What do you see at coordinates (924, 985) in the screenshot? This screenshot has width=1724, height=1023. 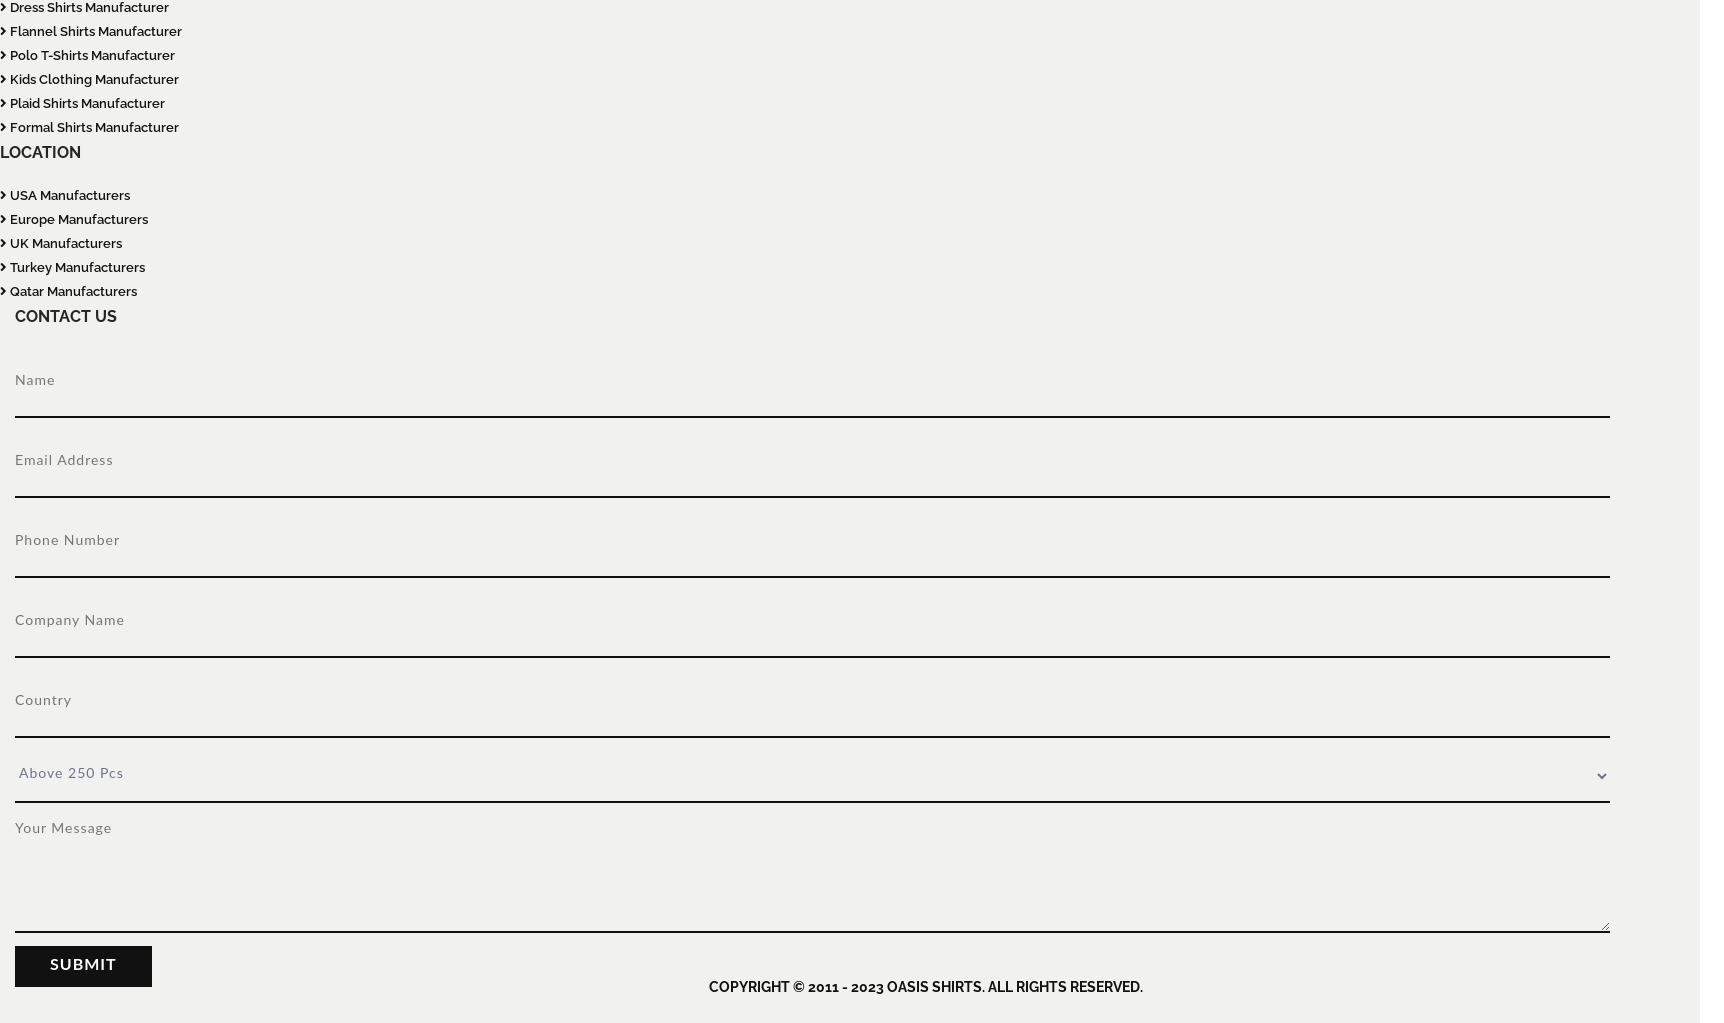 I see `'COPYRIGHT © 2011 - 2023 OASIS SHIRTS. ALL RIGHTS RESERVED.'` at bounding box center [924, 985].